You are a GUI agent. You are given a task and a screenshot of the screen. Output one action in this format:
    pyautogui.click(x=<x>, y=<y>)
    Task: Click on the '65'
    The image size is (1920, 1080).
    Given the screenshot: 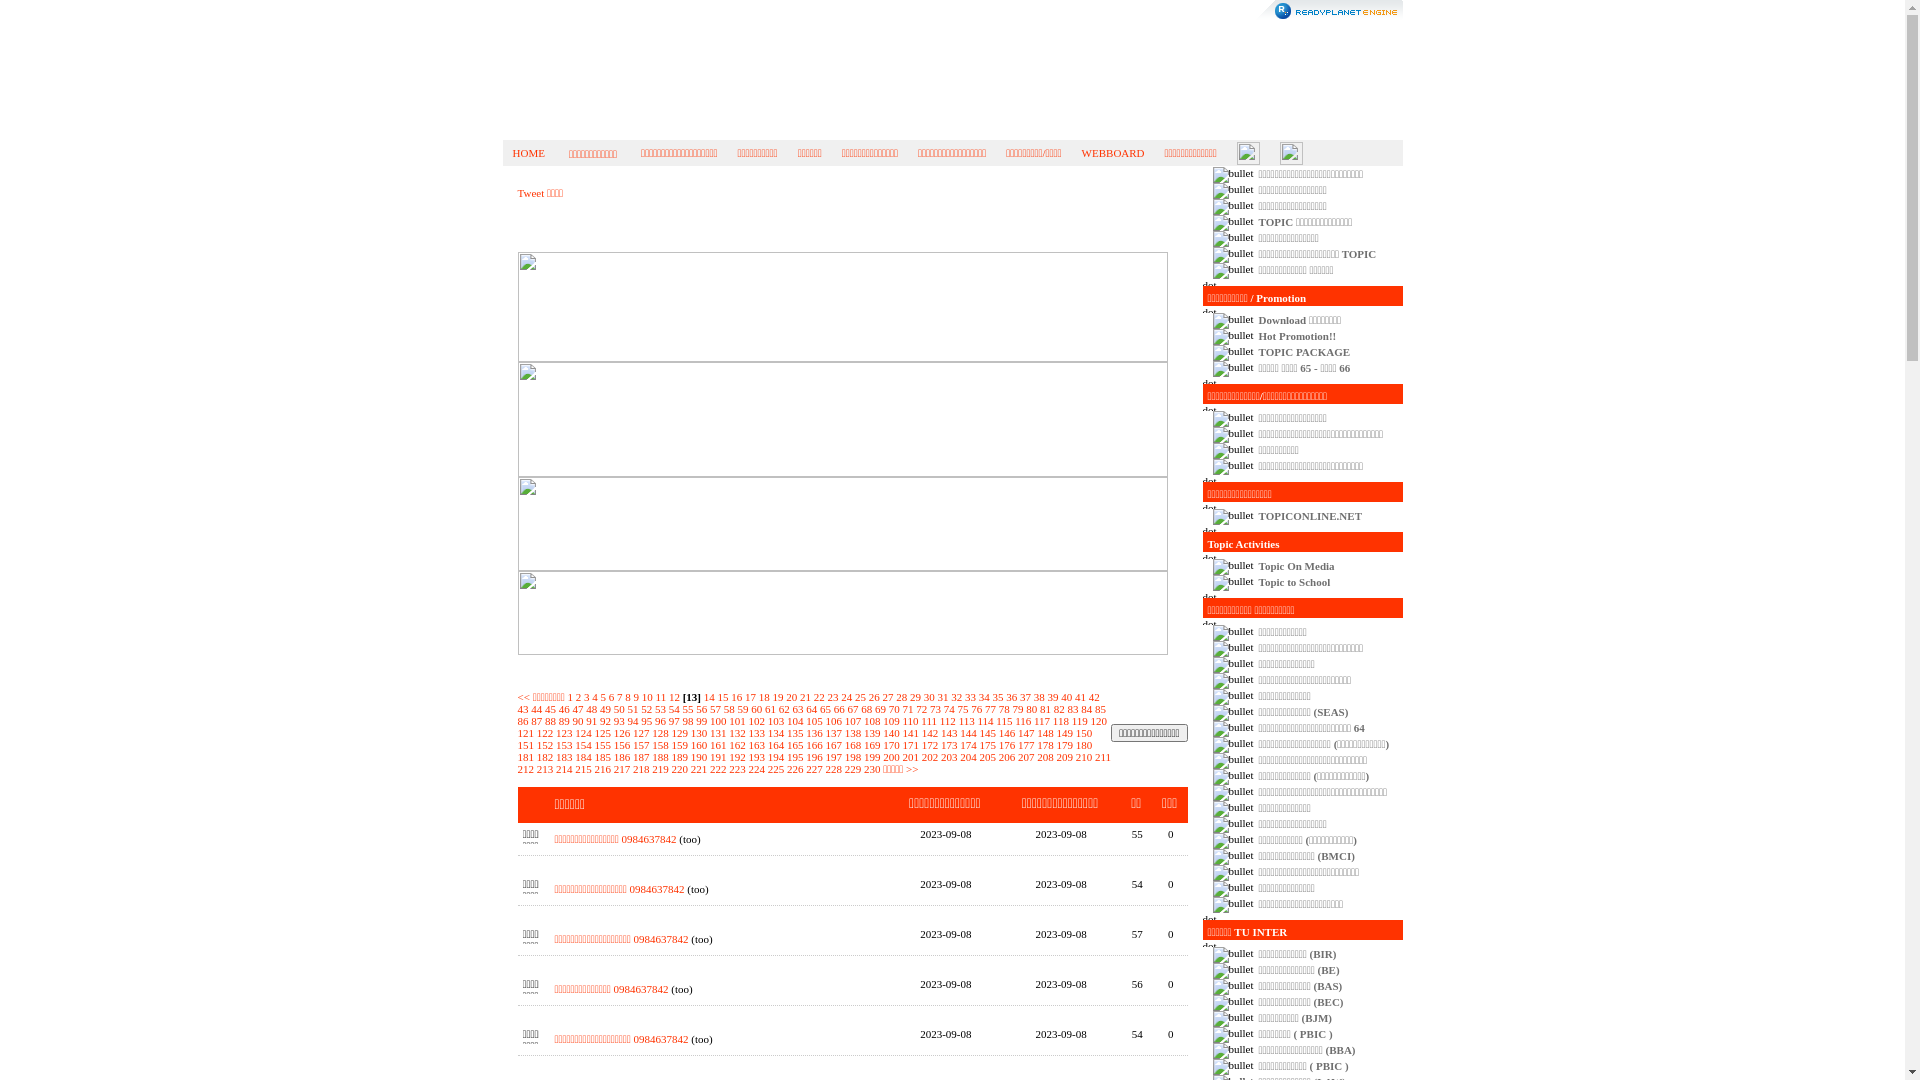 What is the action you would take?
    pyautogui.click(x=820, y=708)
    